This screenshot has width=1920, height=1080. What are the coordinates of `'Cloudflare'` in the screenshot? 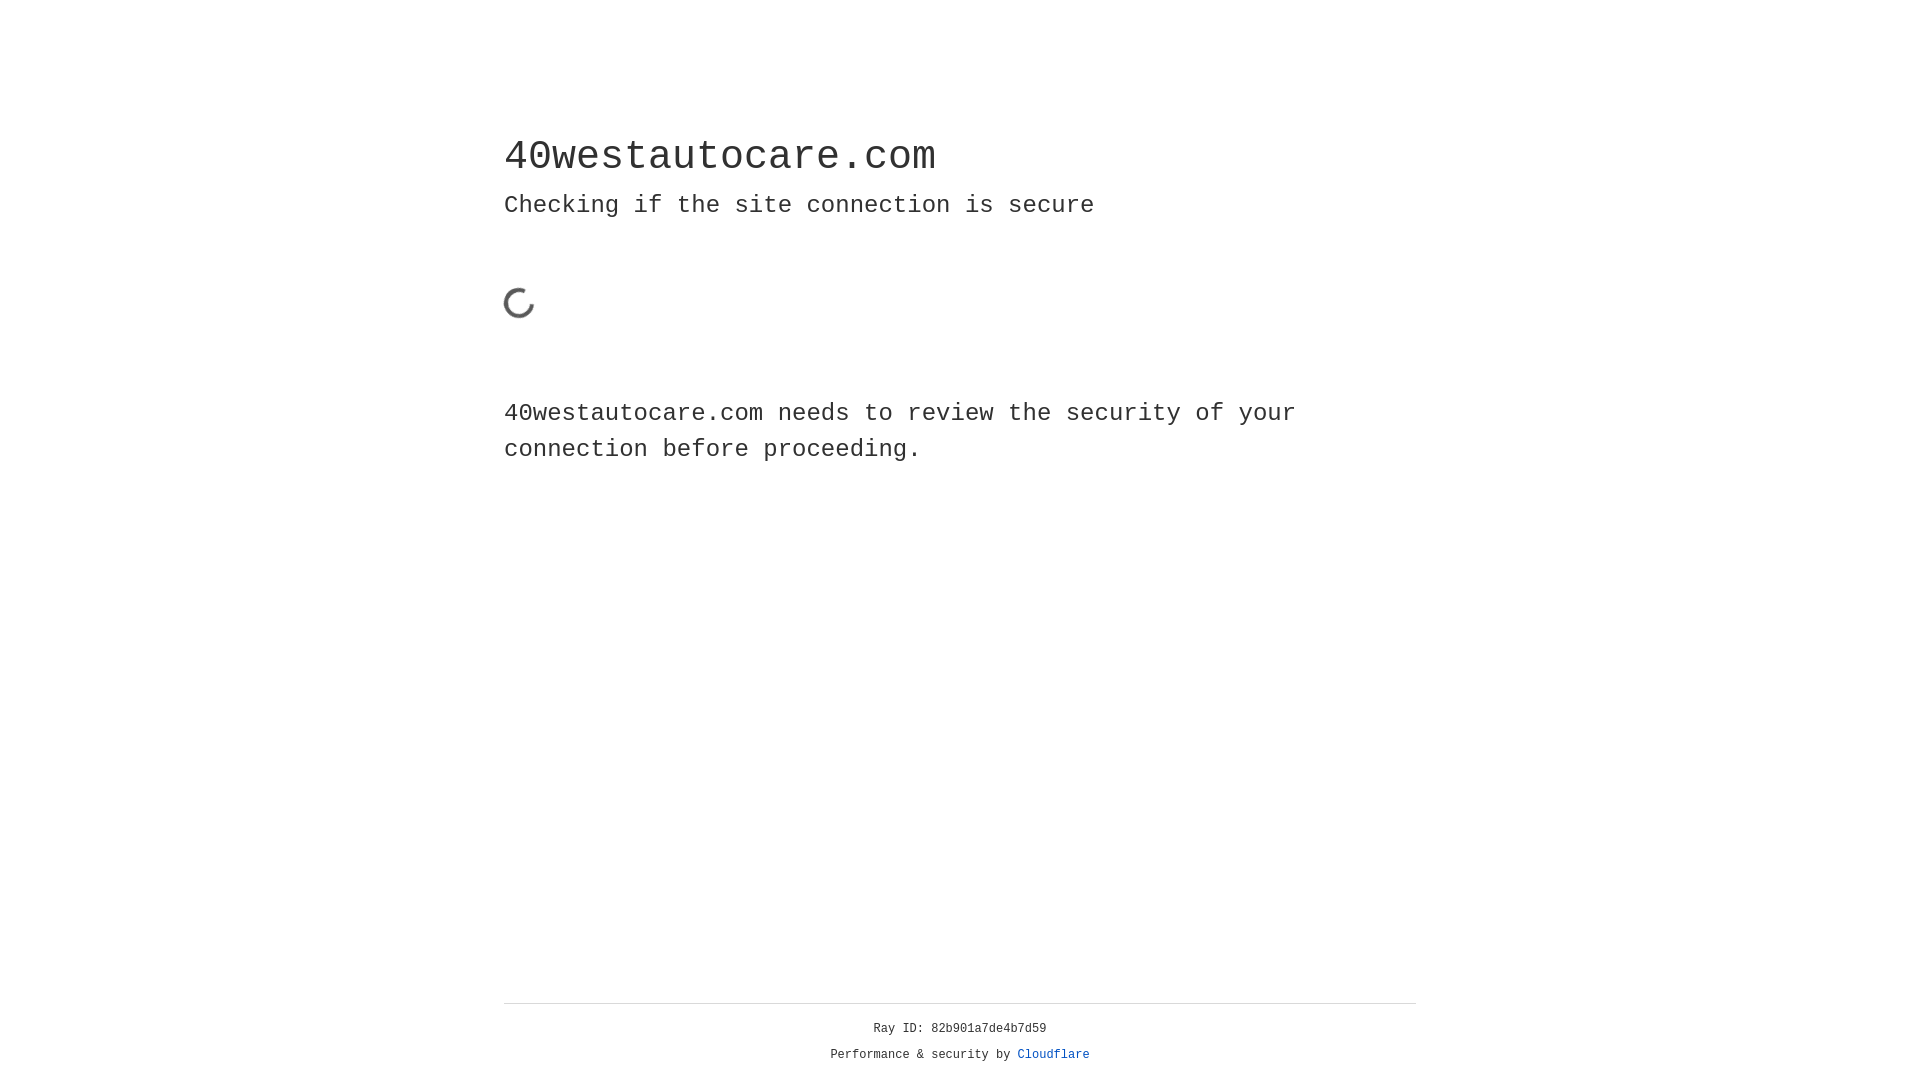 It's located at (1053, 1054).